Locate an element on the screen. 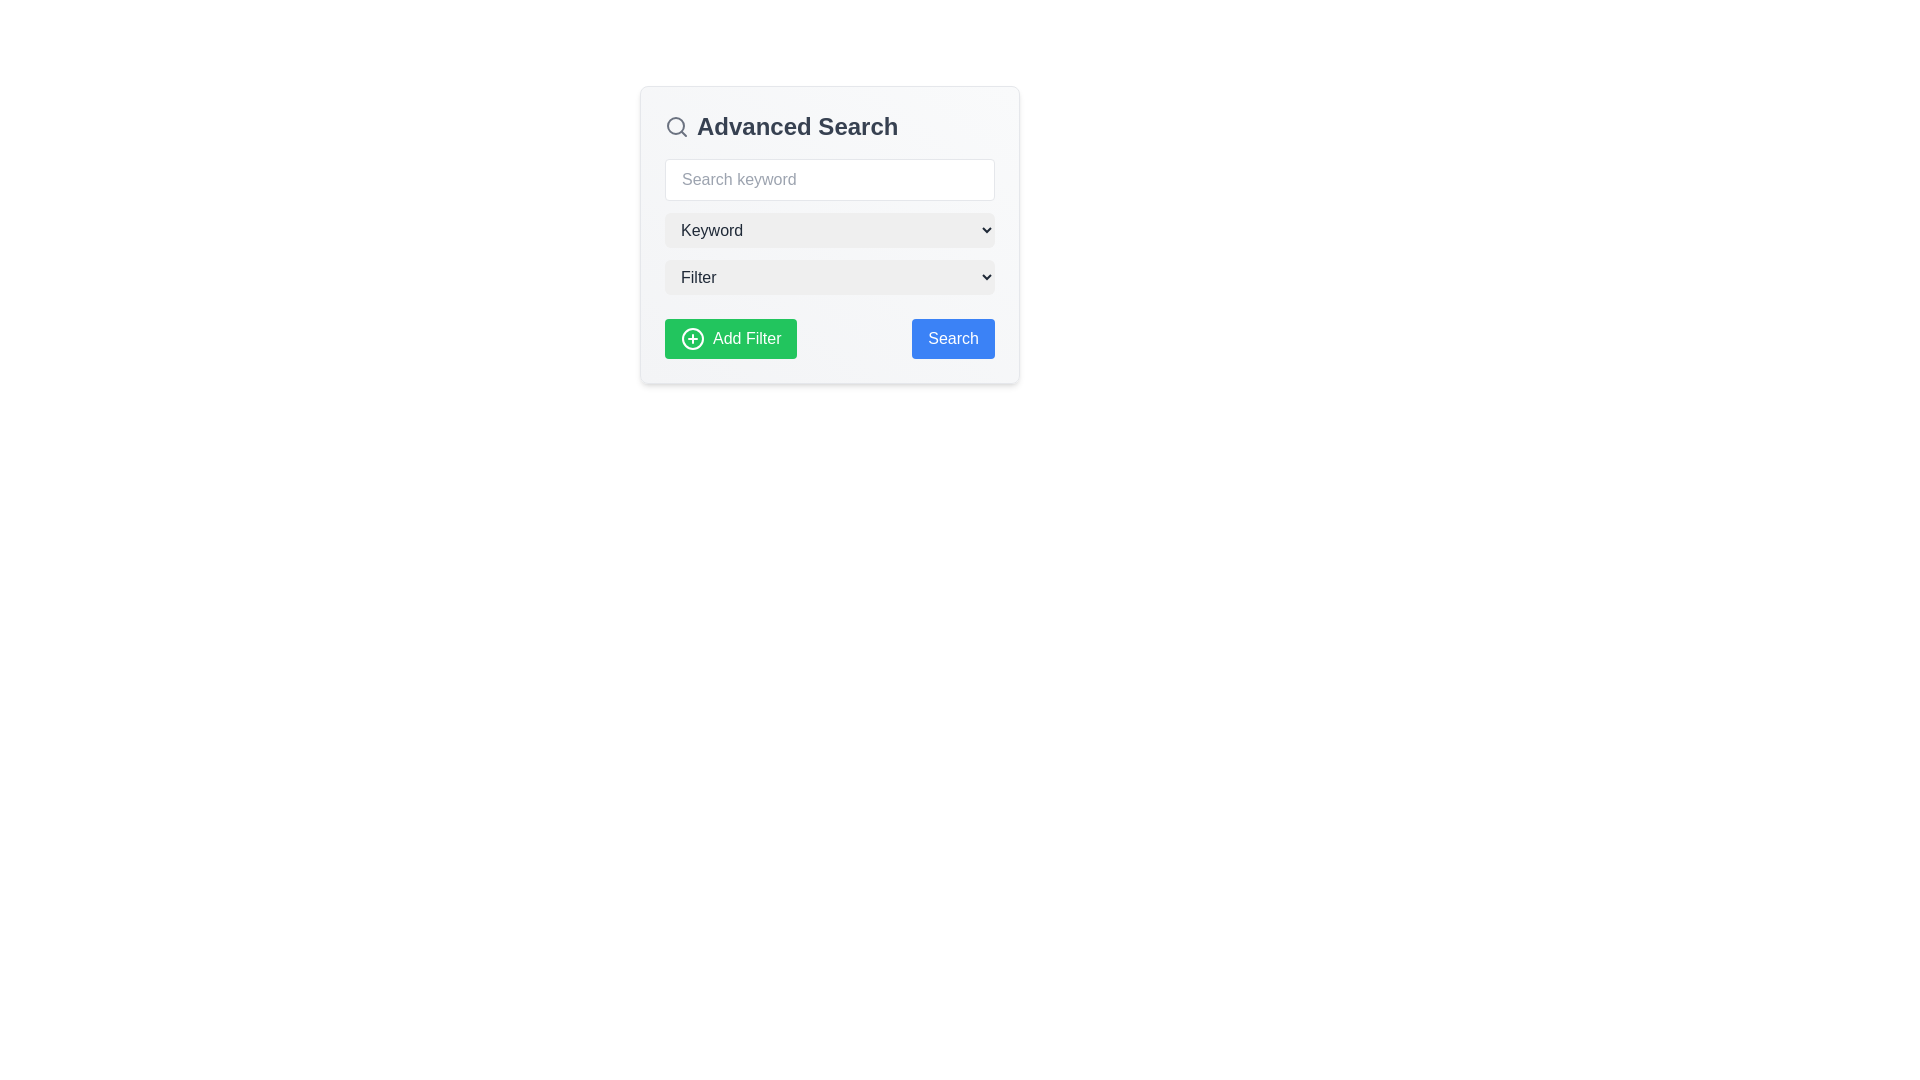  the 'Filter' dropdown menu in the 'Advanced Search' form is located at coordinates (830, 277).